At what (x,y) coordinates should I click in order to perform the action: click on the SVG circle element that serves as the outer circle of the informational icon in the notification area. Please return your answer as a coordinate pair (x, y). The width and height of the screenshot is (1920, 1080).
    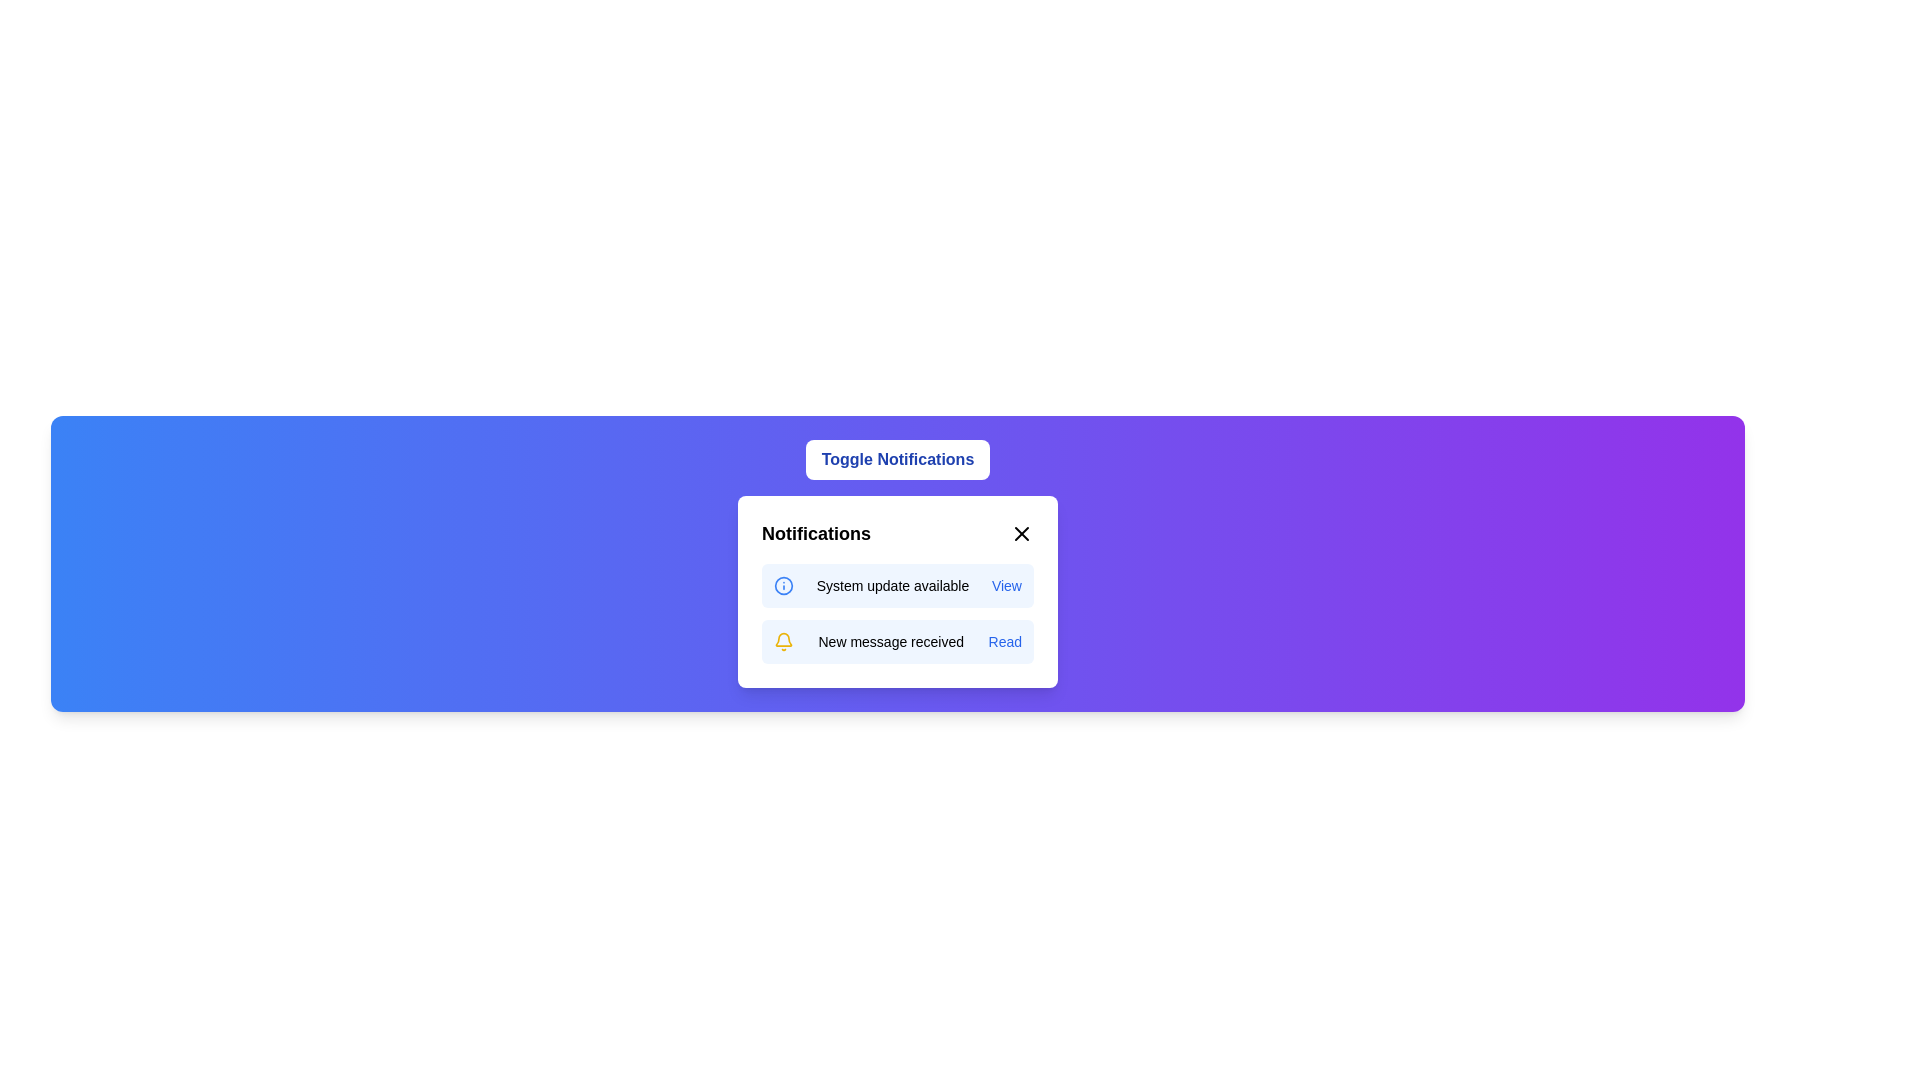
    Looking at the image, I should click on (782, 585).